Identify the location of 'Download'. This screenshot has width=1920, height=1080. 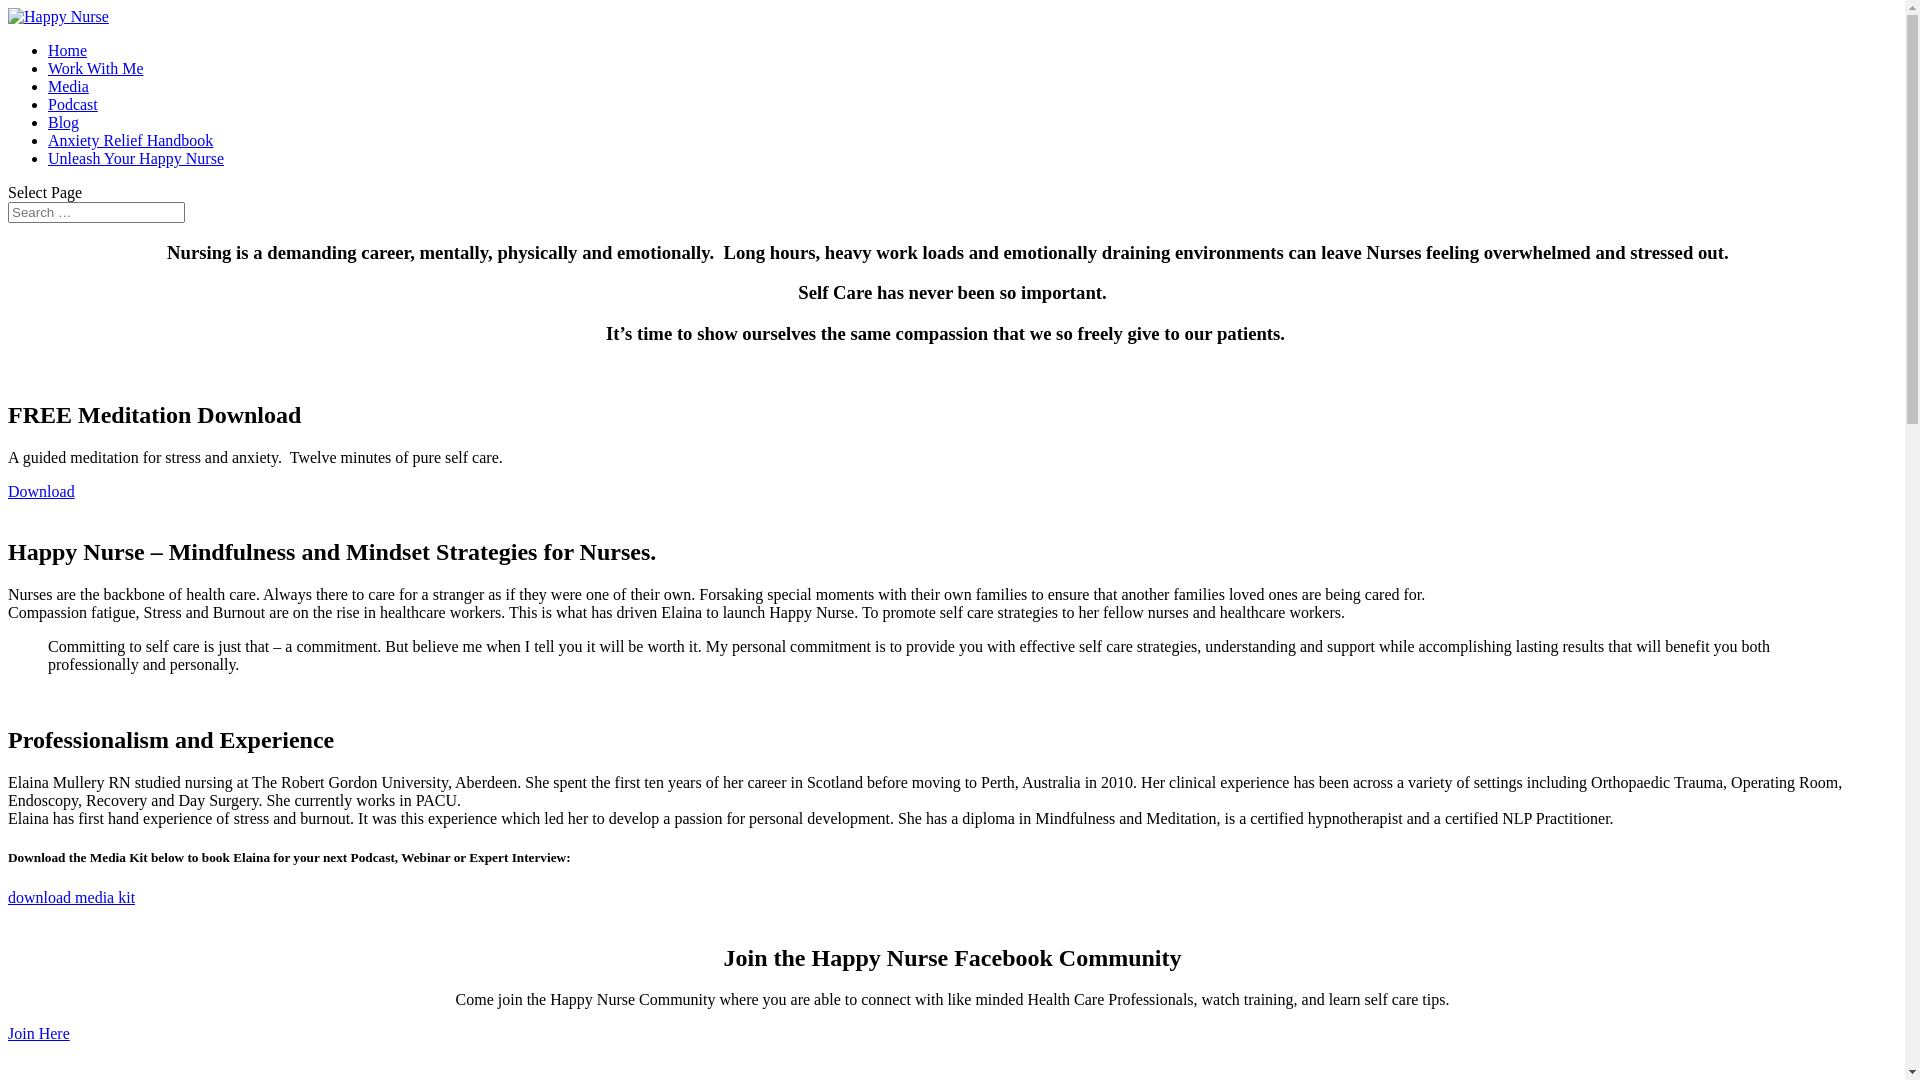
(41, 491).